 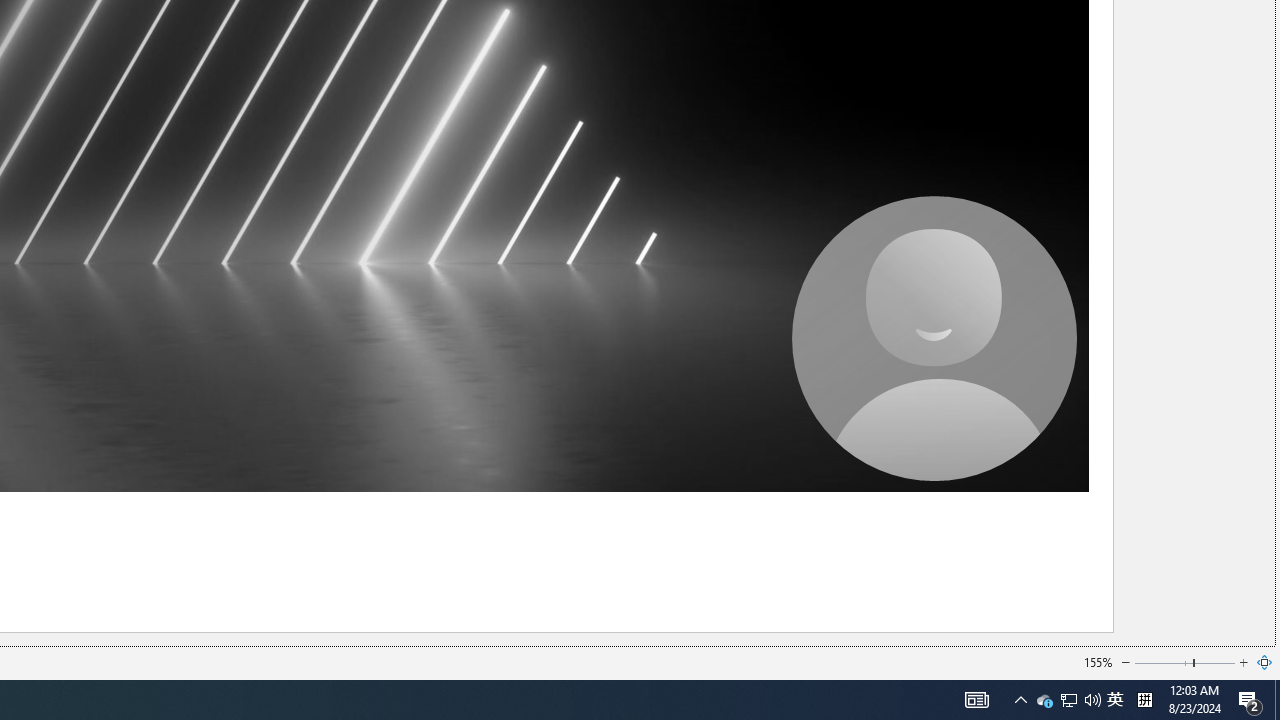 I want to click on 'Zoom to Page', so click(x=1264, y=663).